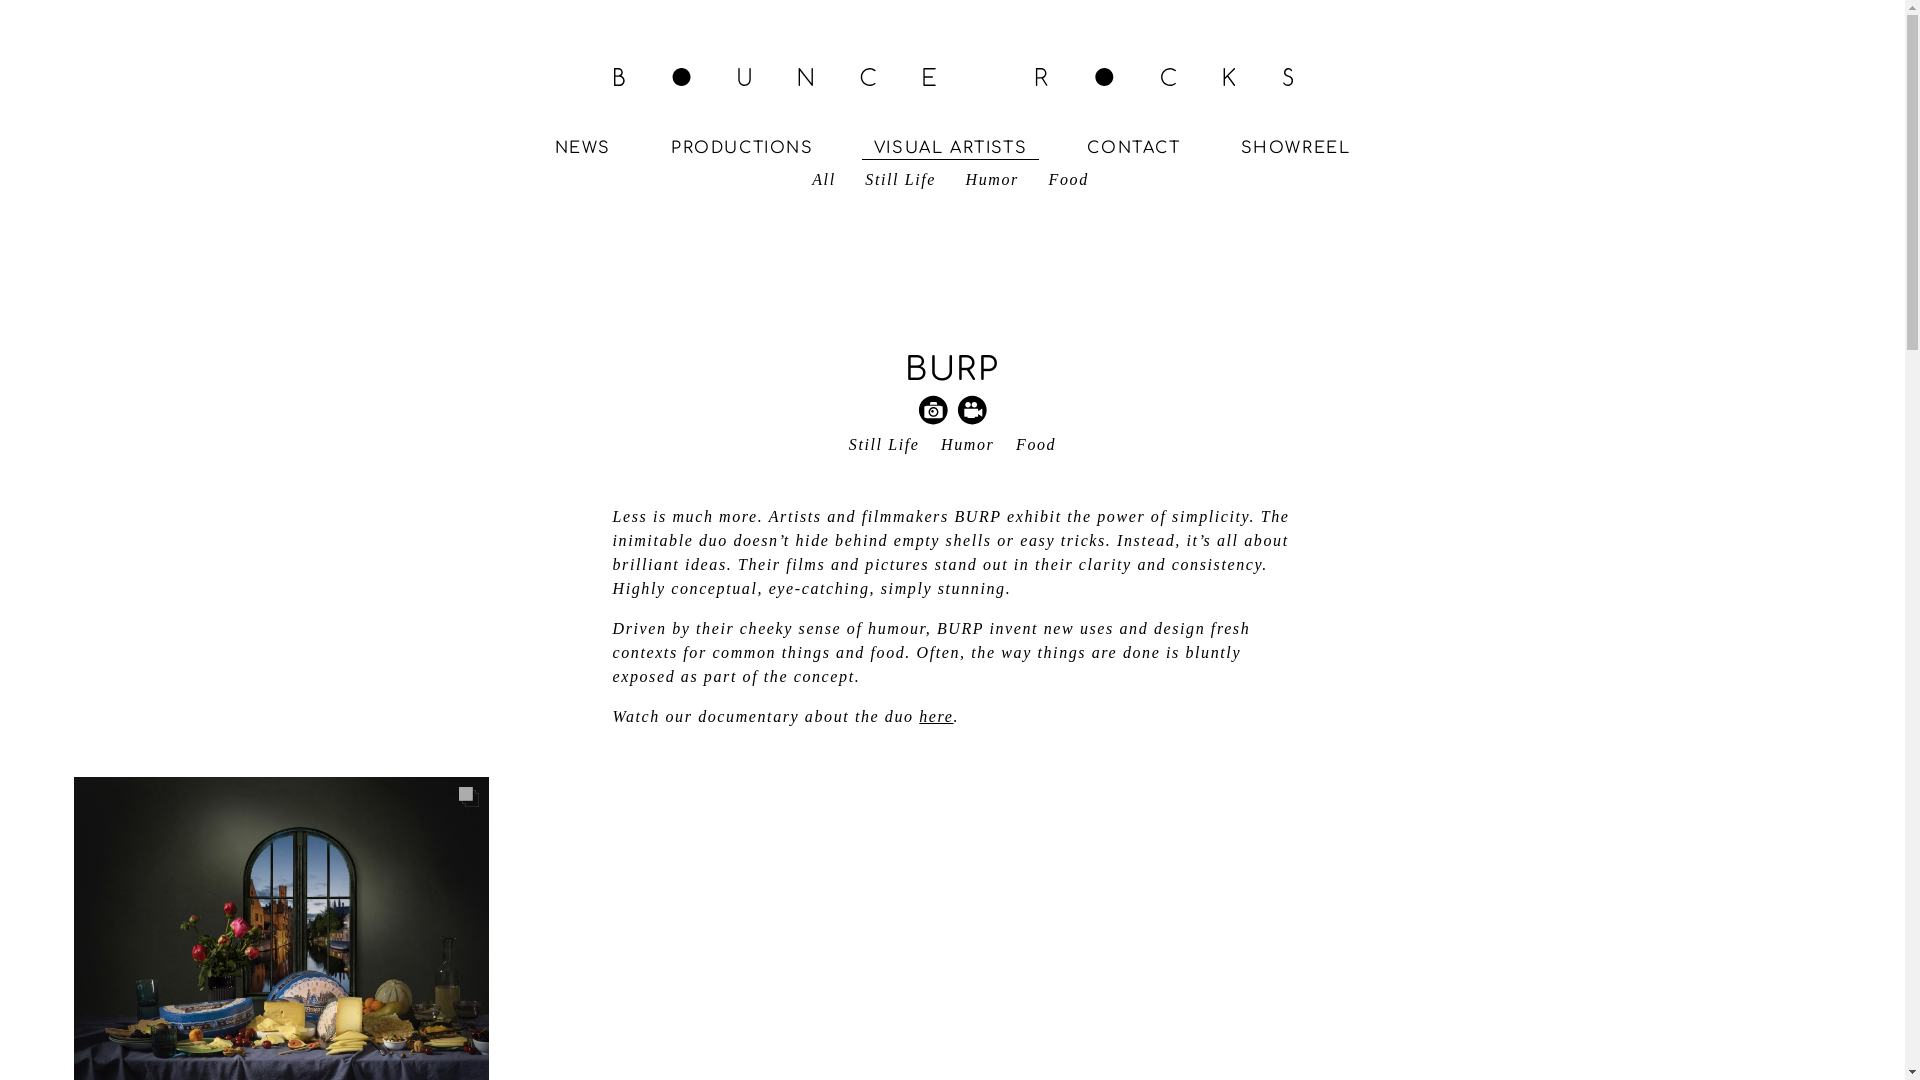 The width and height of the screenshot is (1920, 1080). I want to click on 'SHOWREEL', so click(1296, 146).